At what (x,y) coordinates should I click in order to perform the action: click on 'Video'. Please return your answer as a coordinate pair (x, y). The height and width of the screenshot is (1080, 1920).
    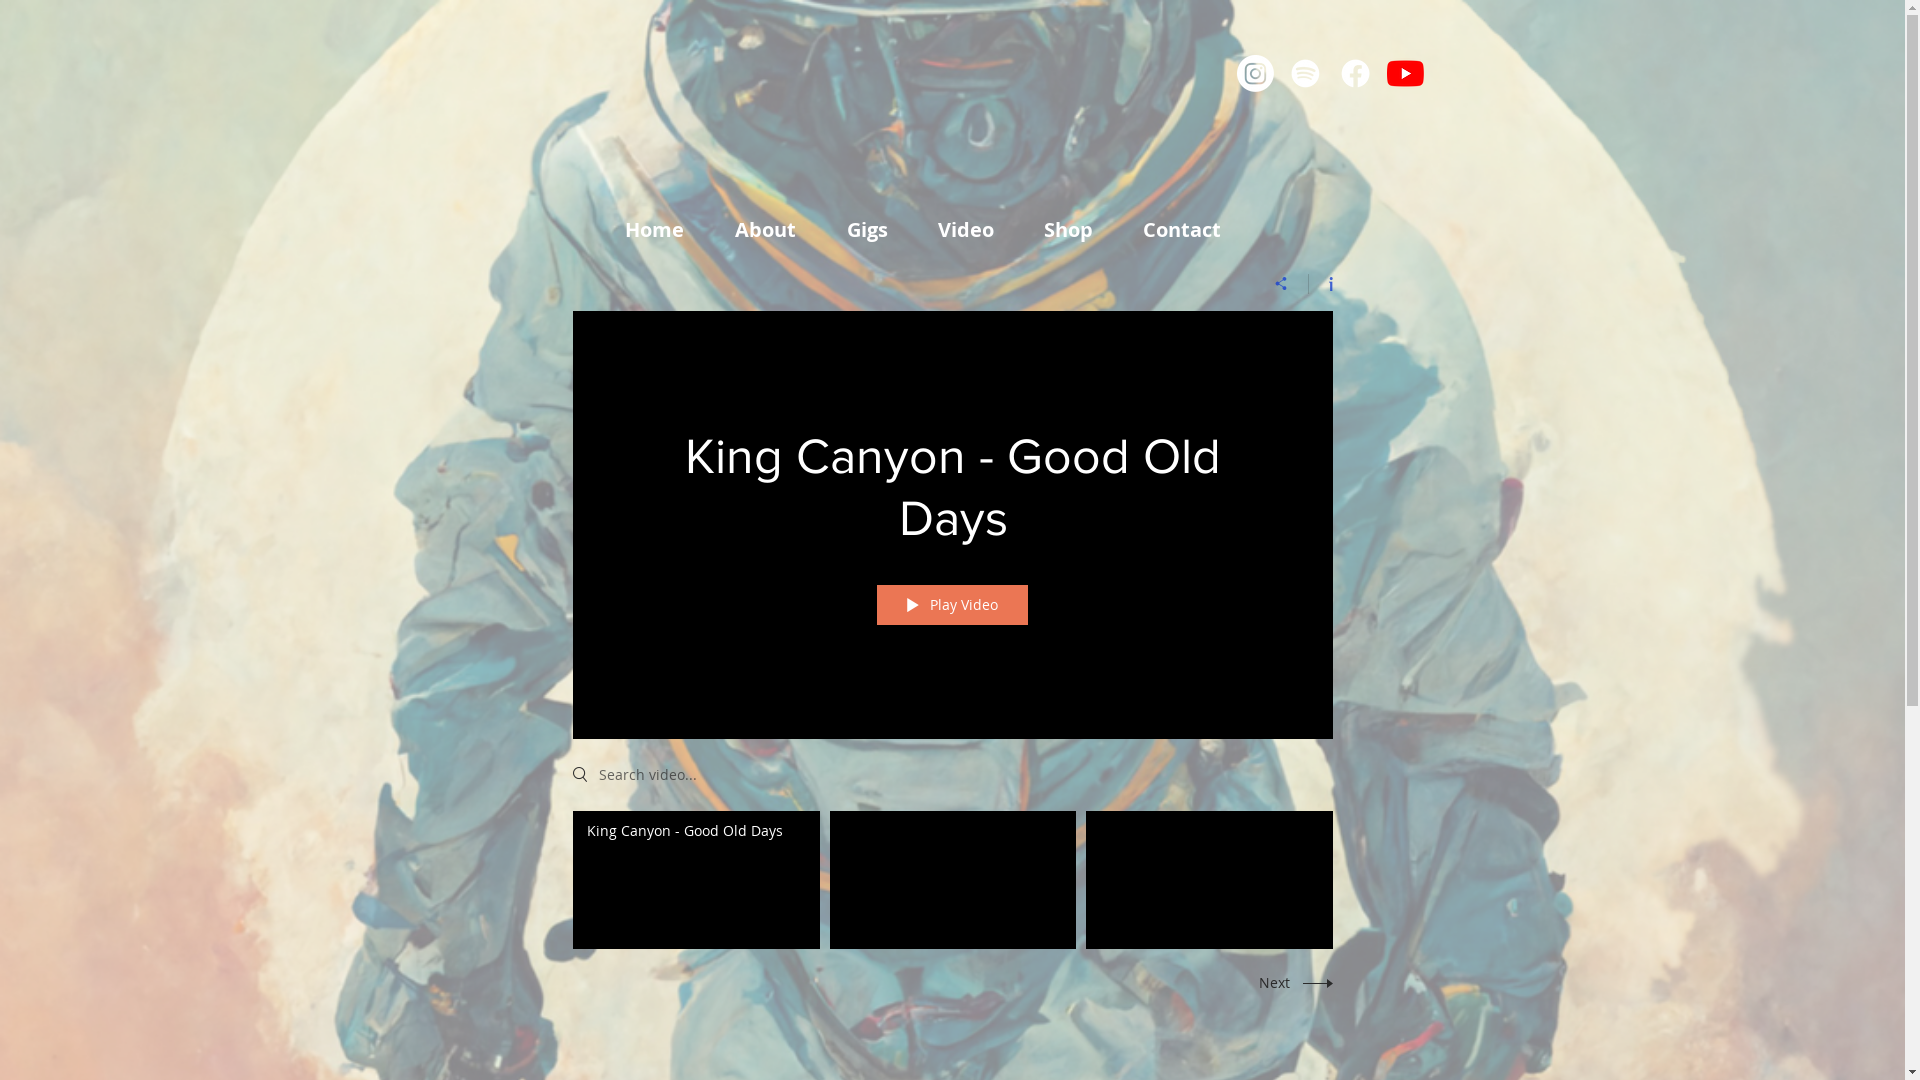
    Looking at the image, I should click on (974, 229).